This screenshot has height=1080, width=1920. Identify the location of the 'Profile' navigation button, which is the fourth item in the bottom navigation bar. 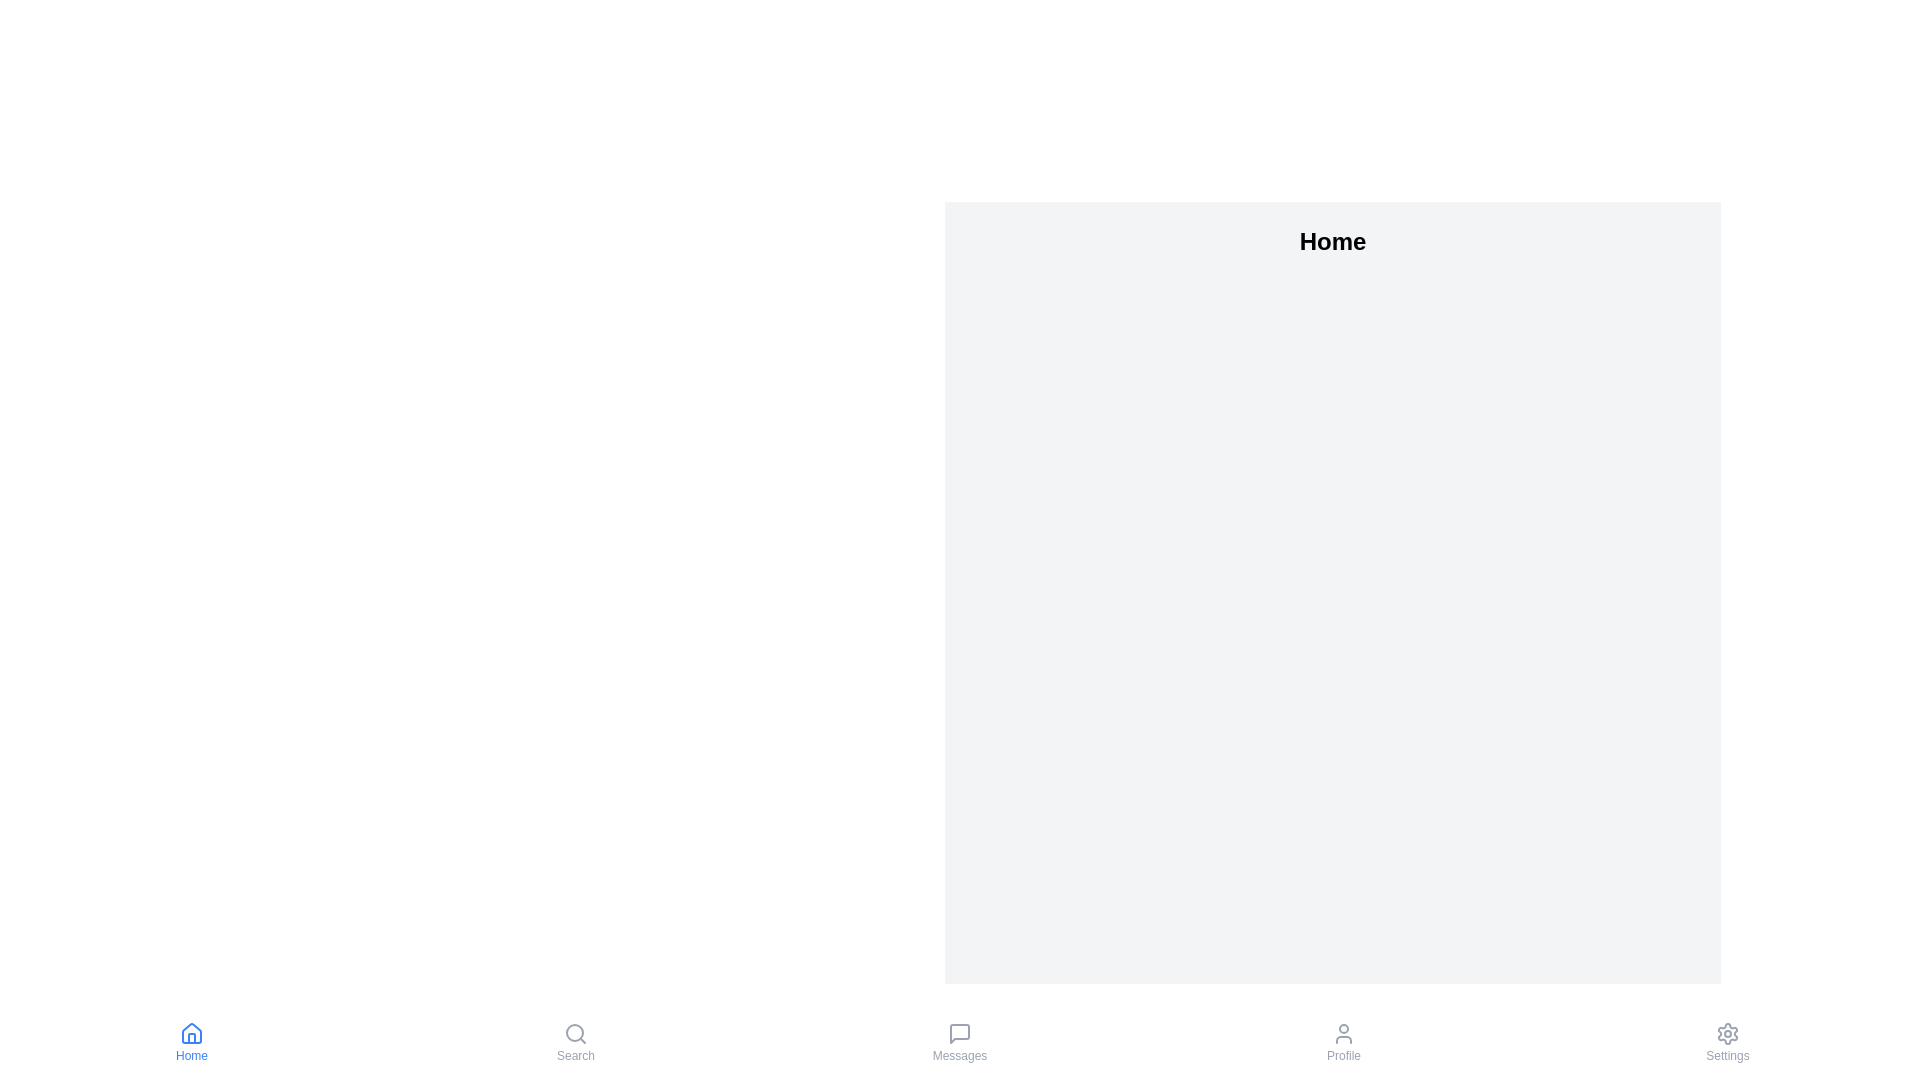
(1344, 1041).